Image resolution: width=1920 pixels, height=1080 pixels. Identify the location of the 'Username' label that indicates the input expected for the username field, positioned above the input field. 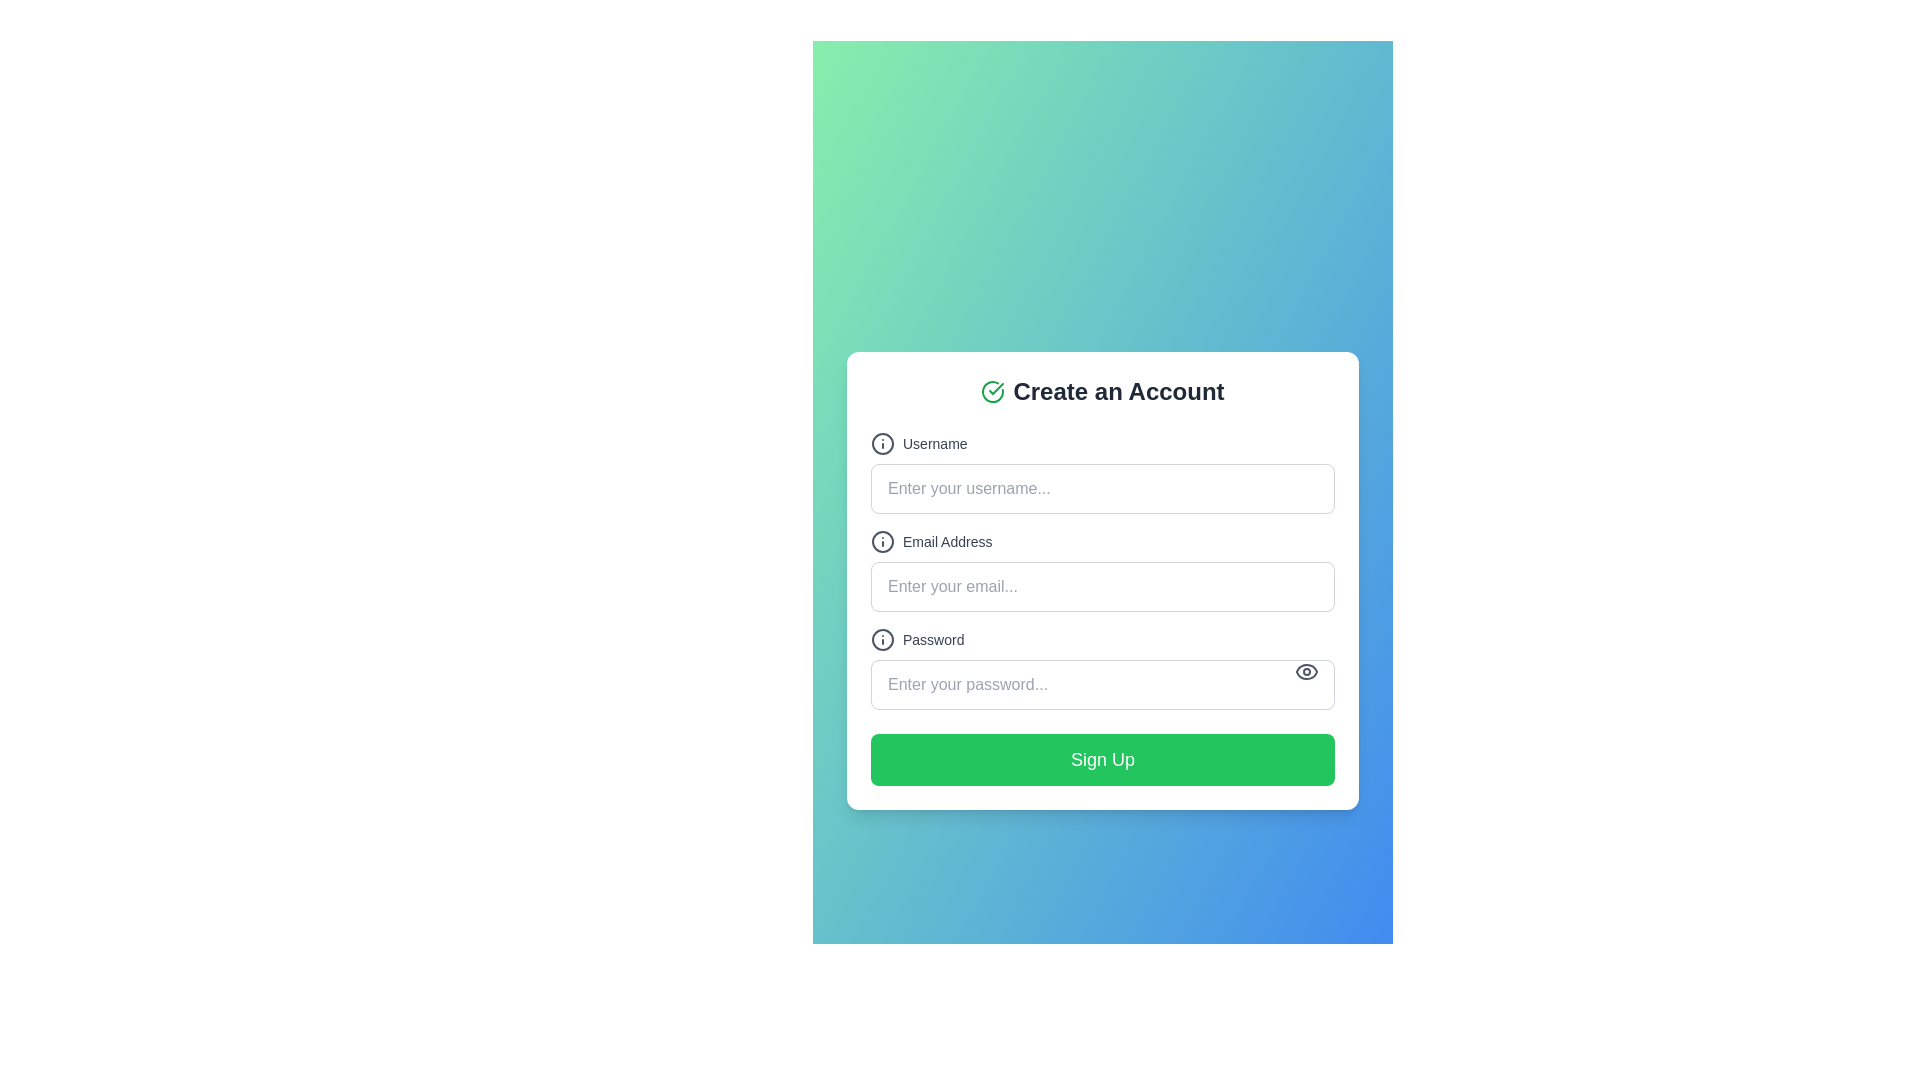
(934, 442).